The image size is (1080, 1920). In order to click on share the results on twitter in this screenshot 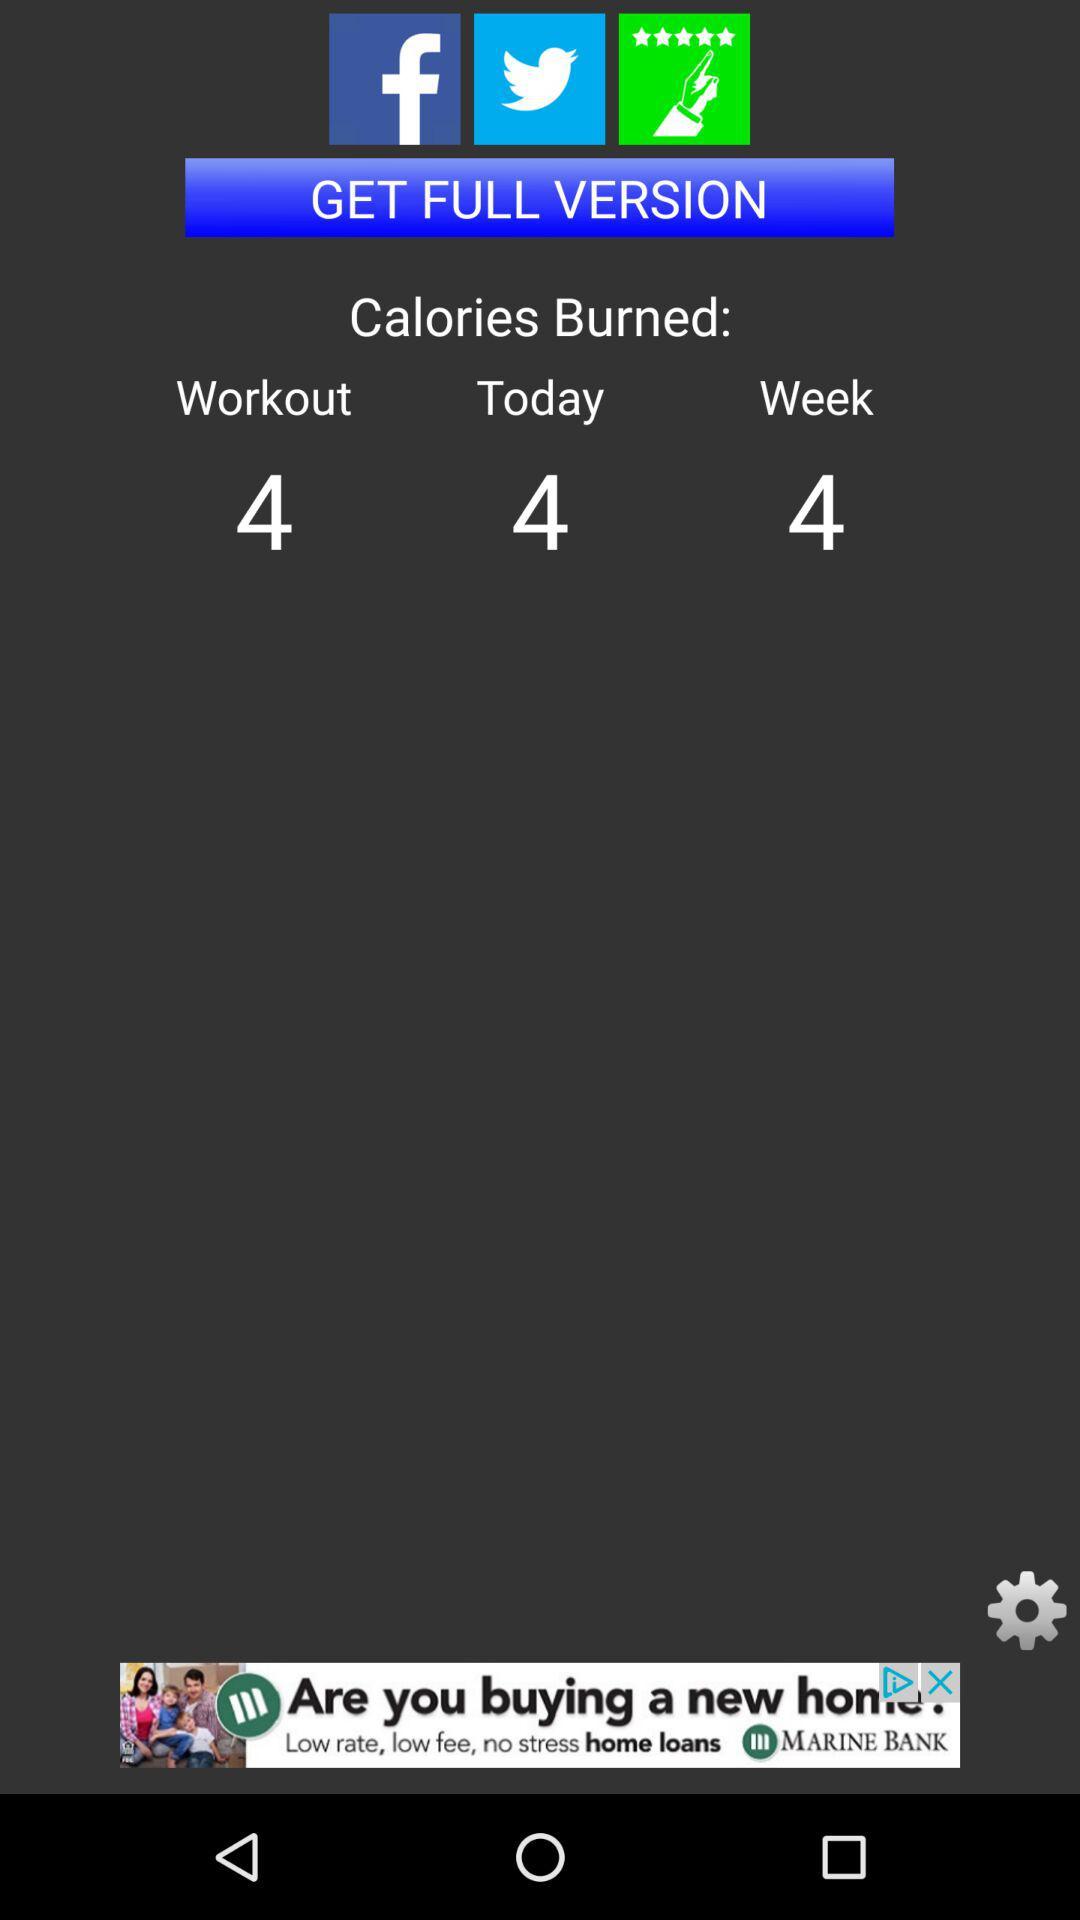, I will do `click(538, 79)`.